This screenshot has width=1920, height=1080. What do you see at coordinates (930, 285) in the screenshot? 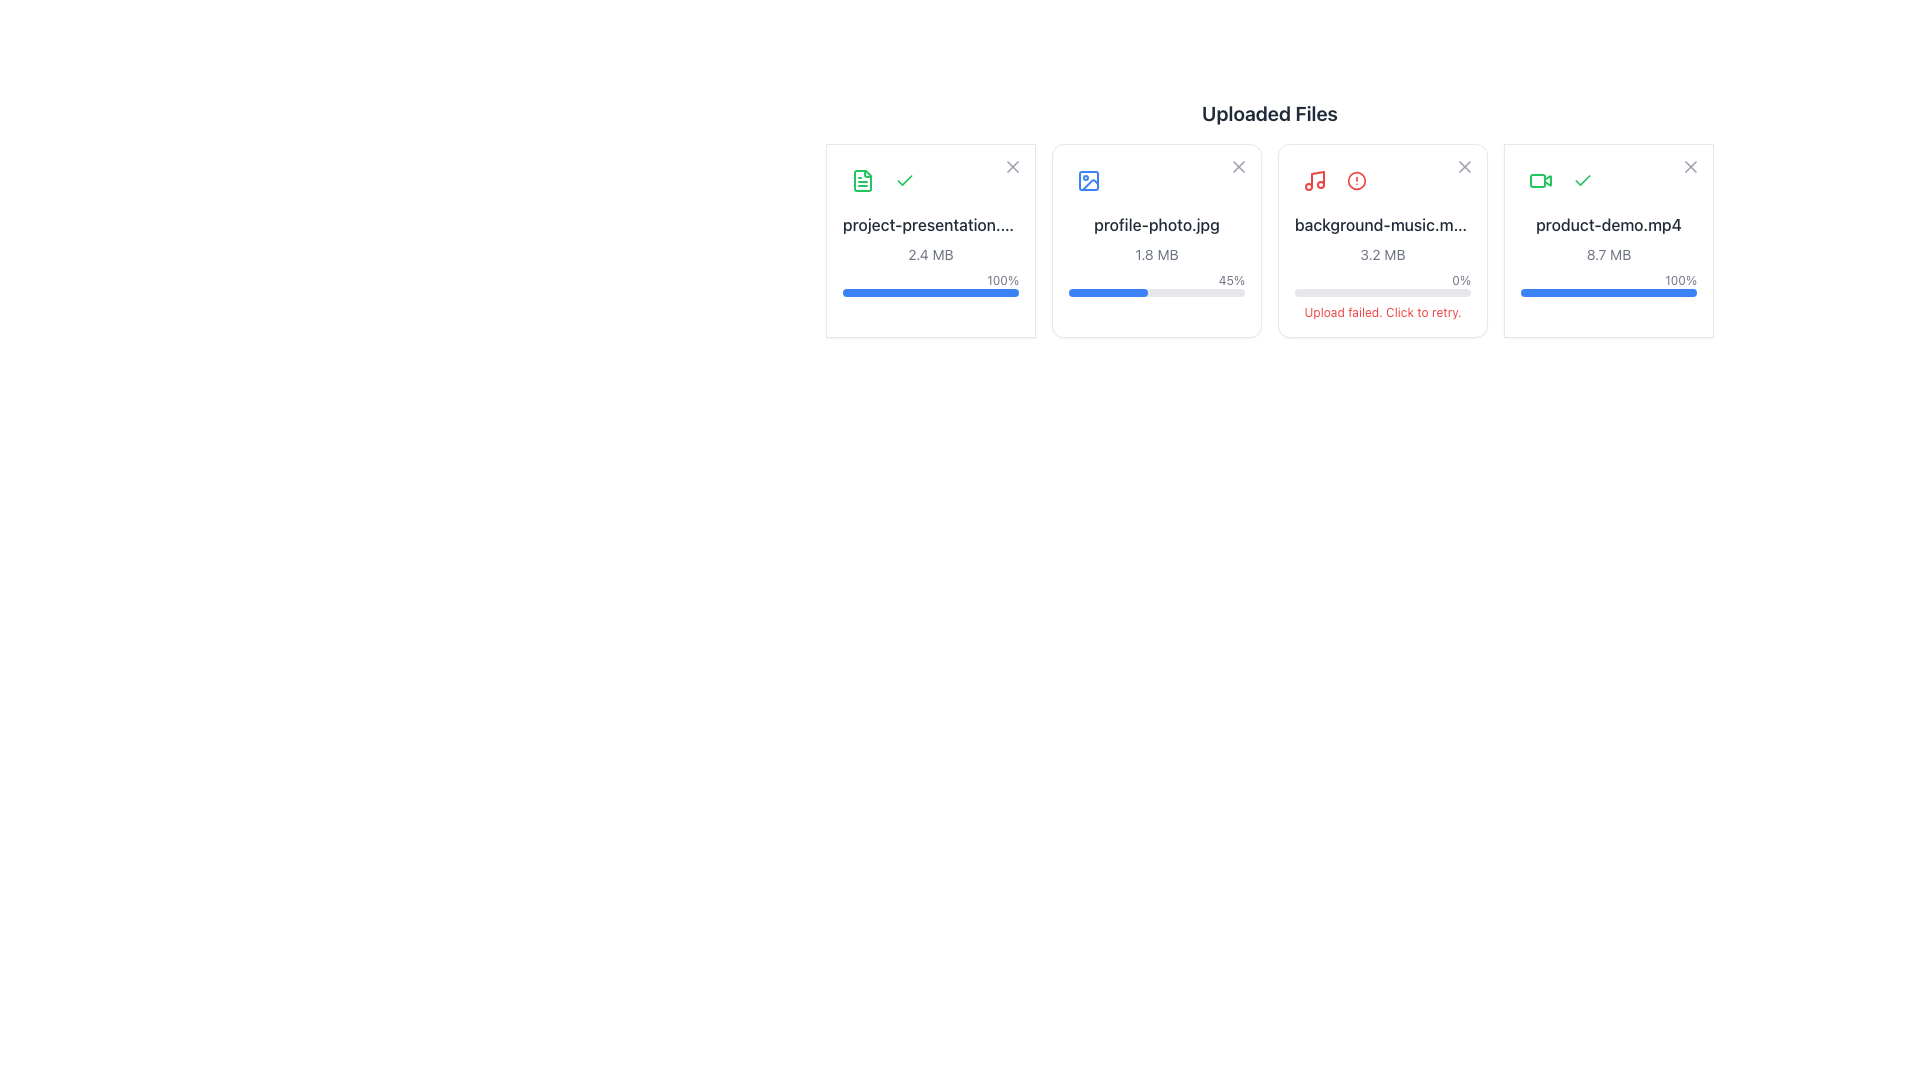
I see `the progress bar indicating 100% completion for the file 'project-presentation.pdf', located below the text '2.4 MB'` at bounding box center [930, 285].